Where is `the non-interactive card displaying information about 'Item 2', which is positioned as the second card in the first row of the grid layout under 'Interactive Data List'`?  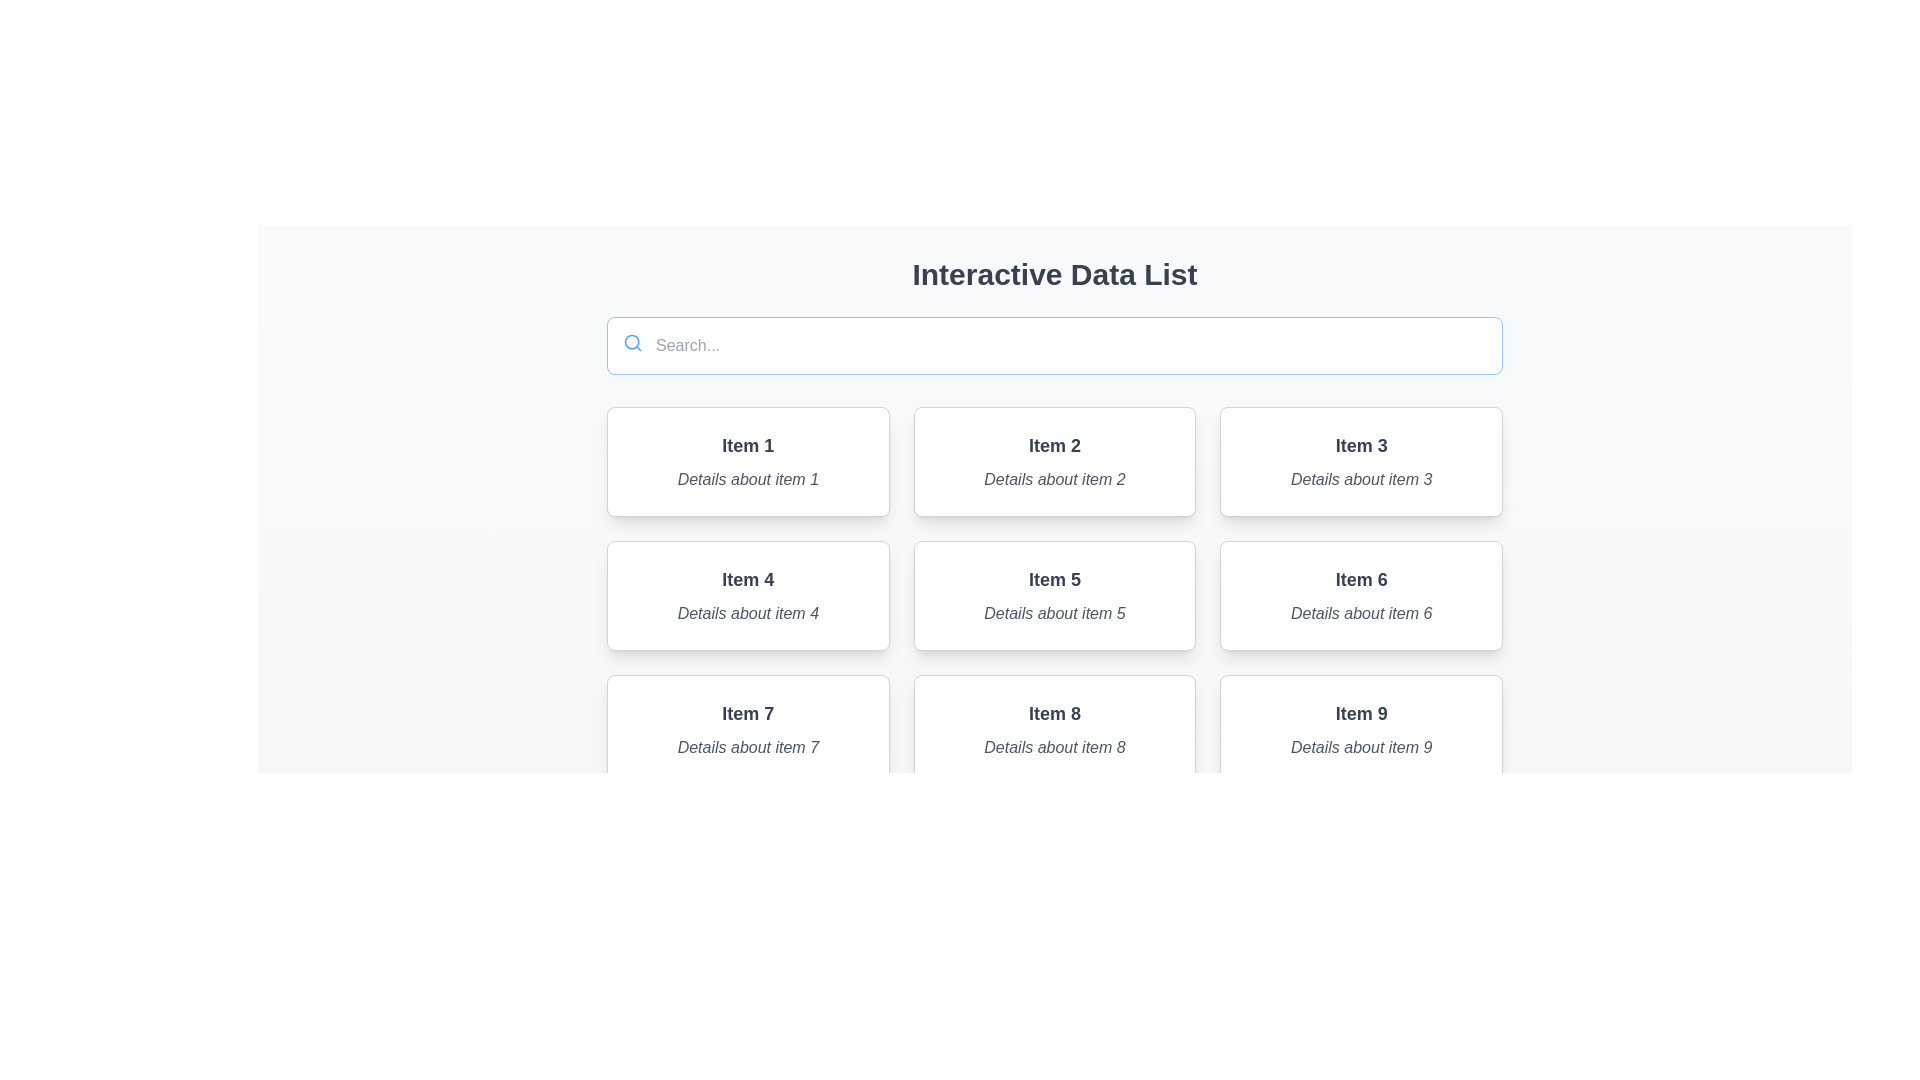 the non-interactive card displaying information about 'Item 2', which is positioned as the second card in the first row of the grid layout under 'Interactive Data List' is located at coordinates (1054, 462).